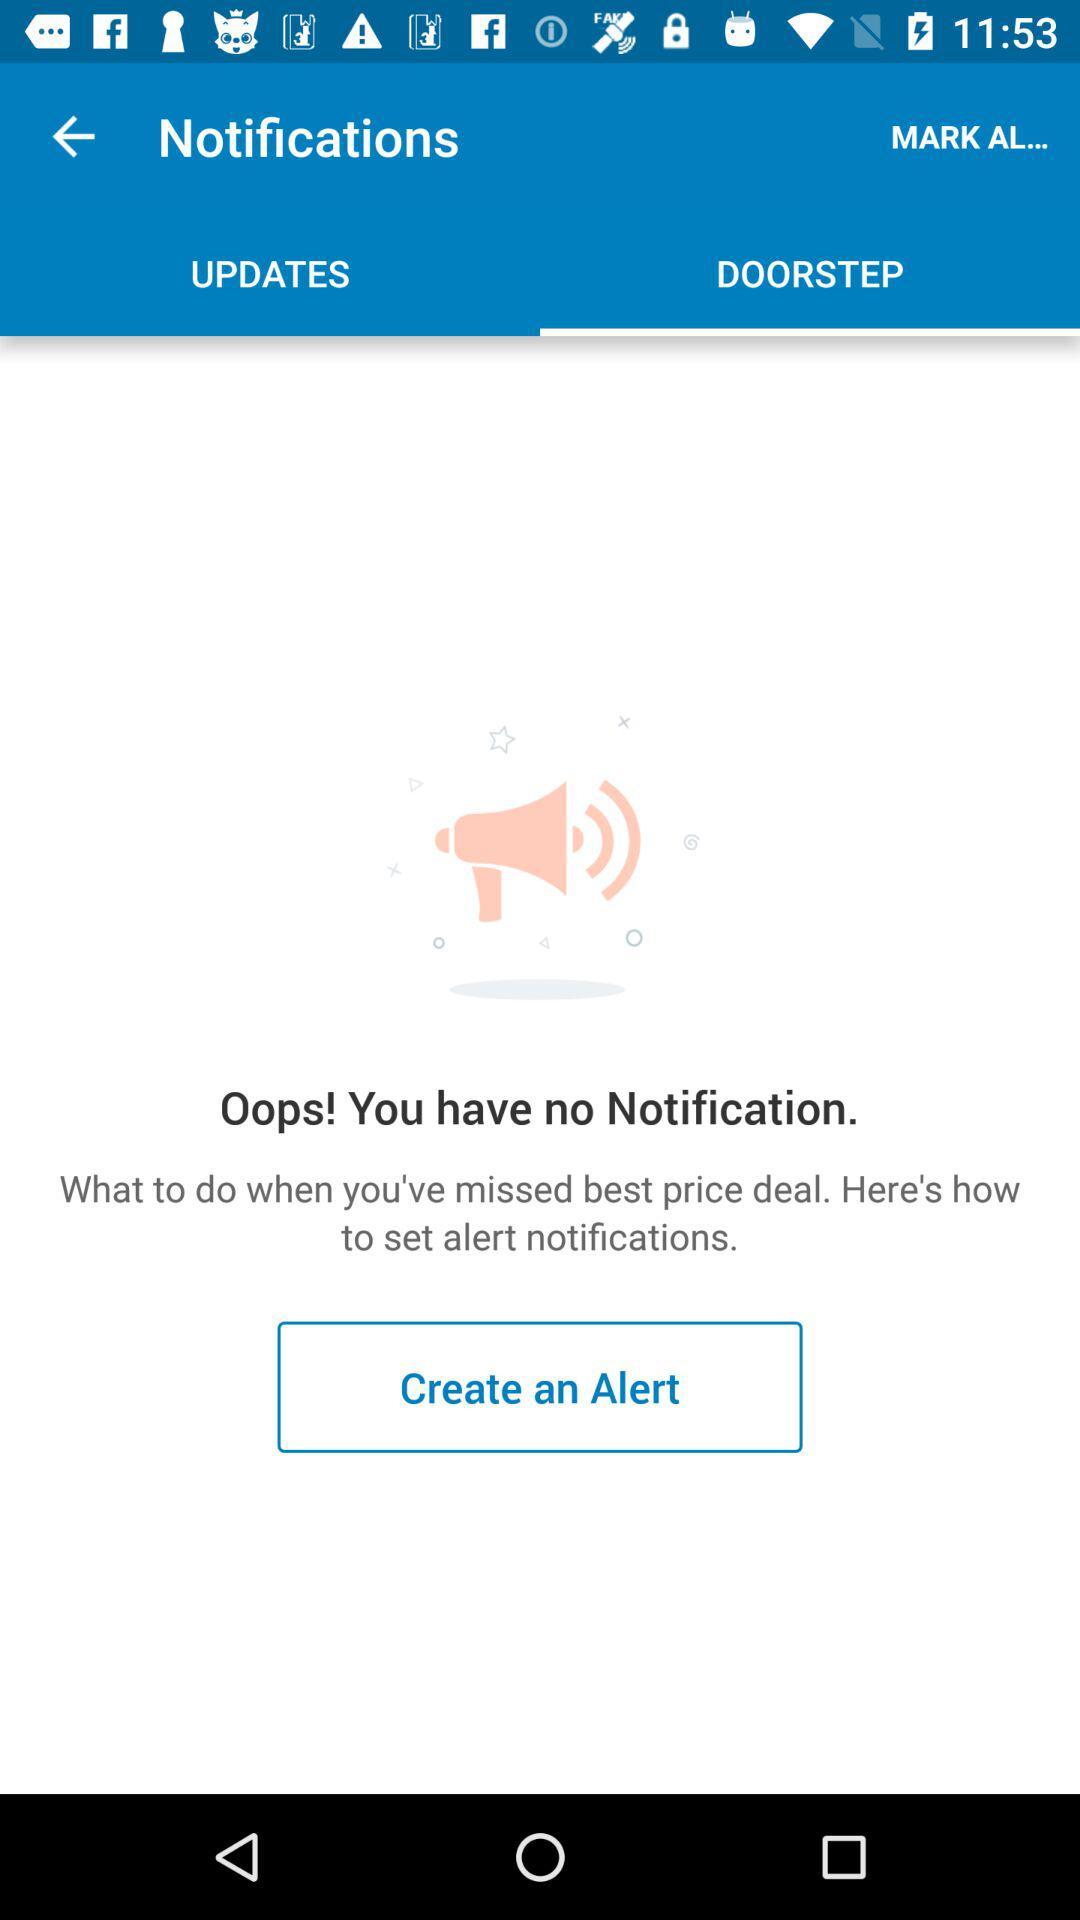  What do you see at coordinates (810, 272) in the screenshot?
I see `the icon next to the updates item` at bounding box center [810, 272].